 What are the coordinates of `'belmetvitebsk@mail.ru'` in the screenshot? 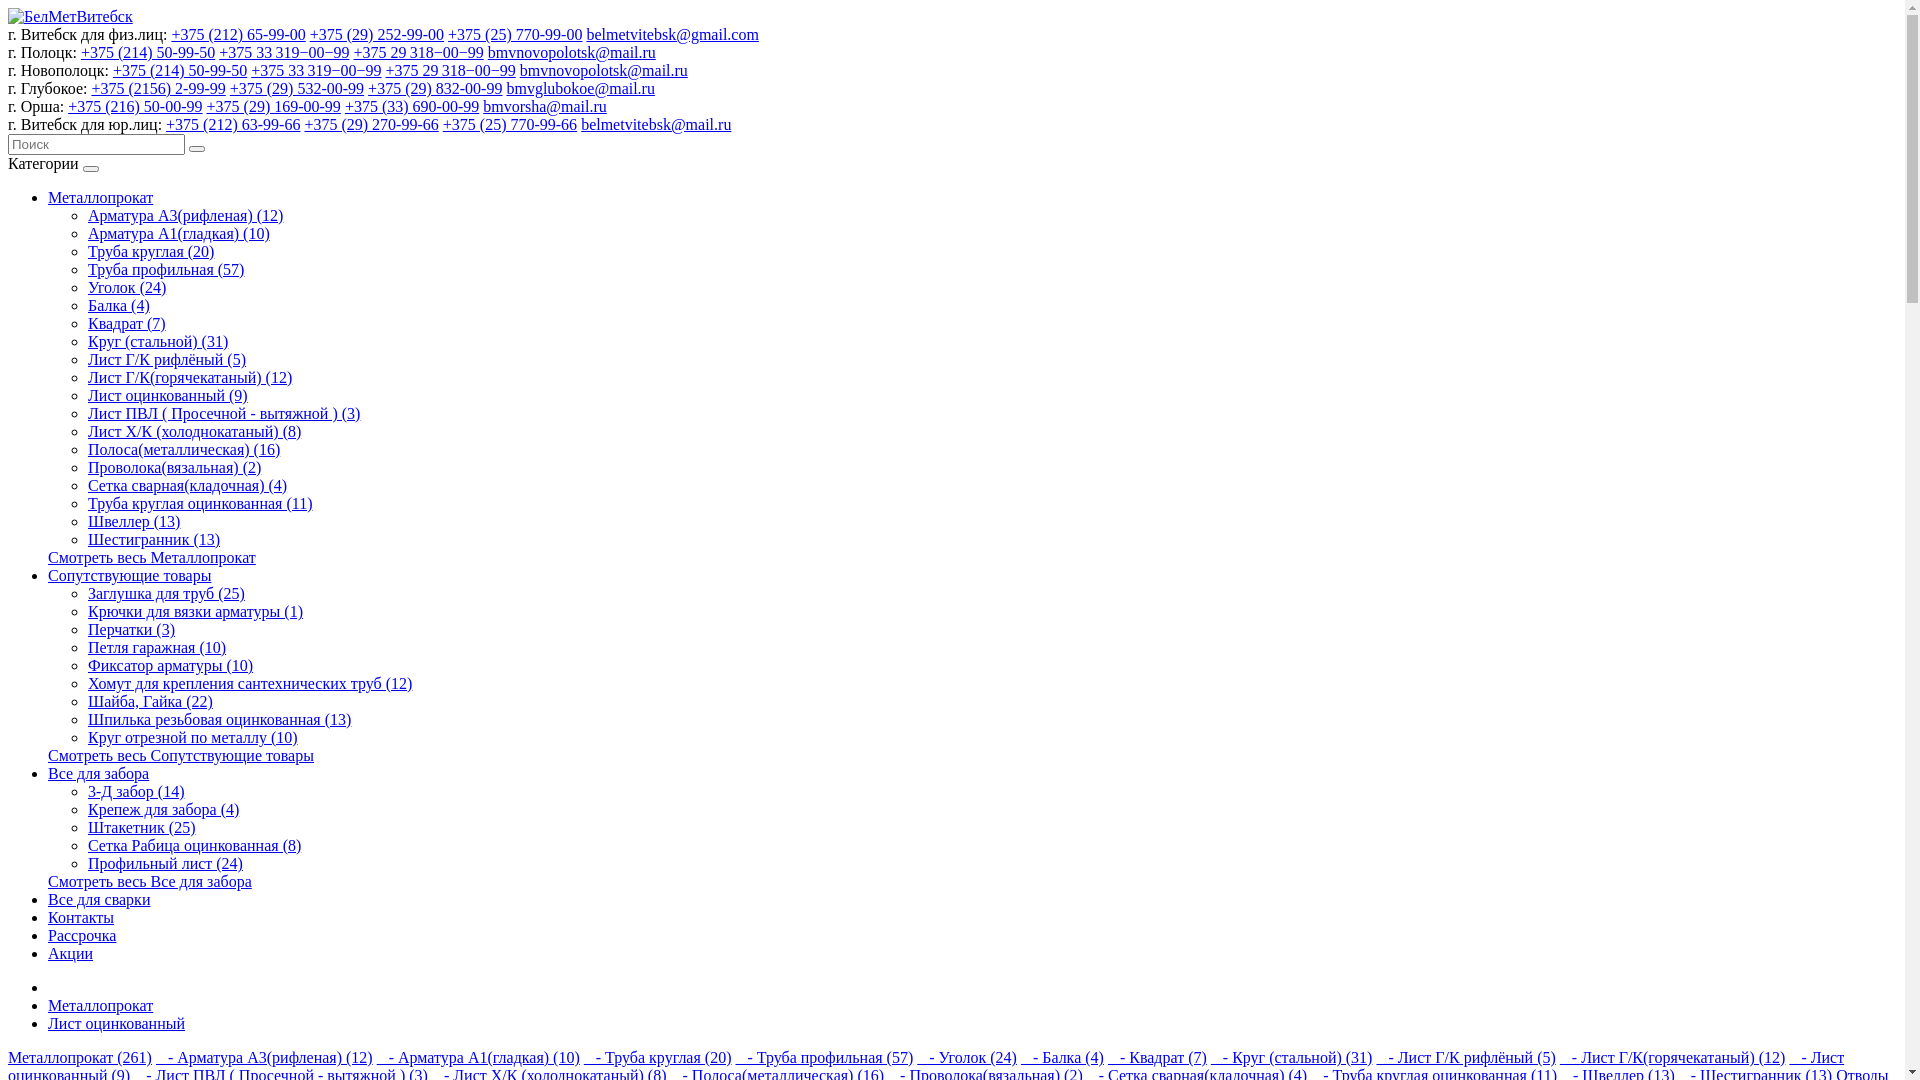 It's located at (656, 124).